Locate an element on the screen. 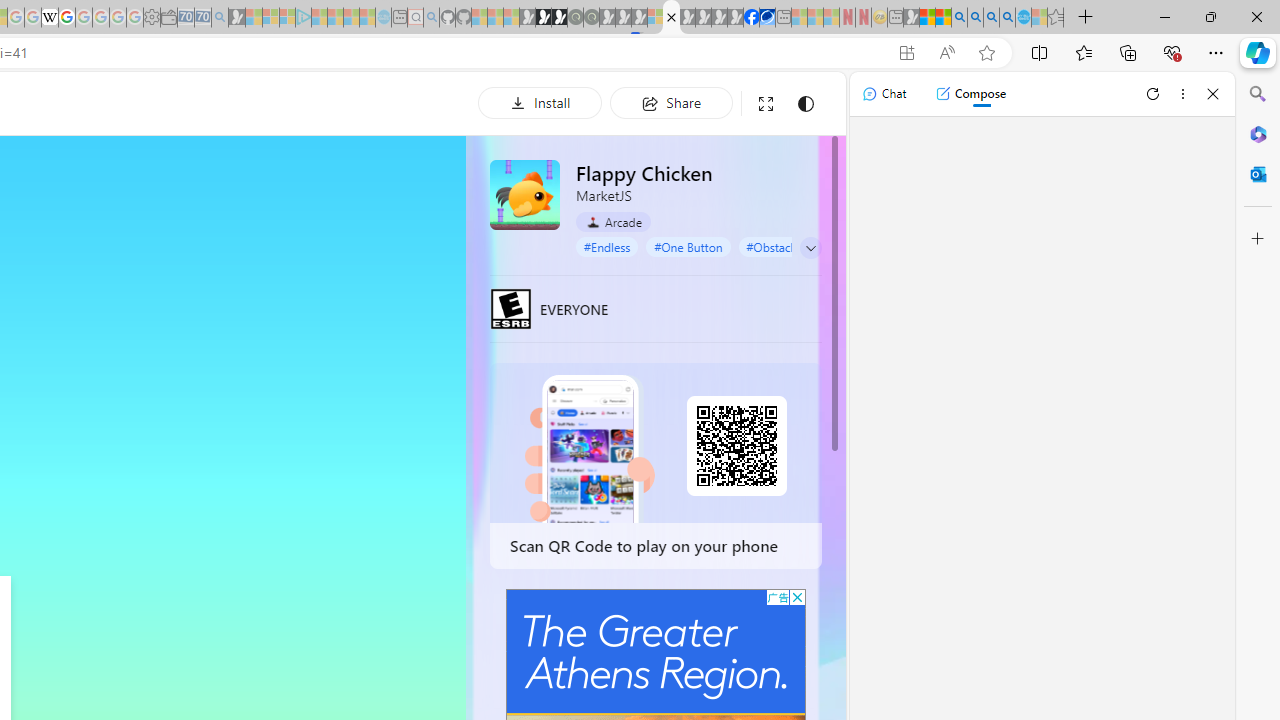 The height and width of the screenshot is (720, 1280). 'AirNow.gov' is located at coordinates (766, 17).